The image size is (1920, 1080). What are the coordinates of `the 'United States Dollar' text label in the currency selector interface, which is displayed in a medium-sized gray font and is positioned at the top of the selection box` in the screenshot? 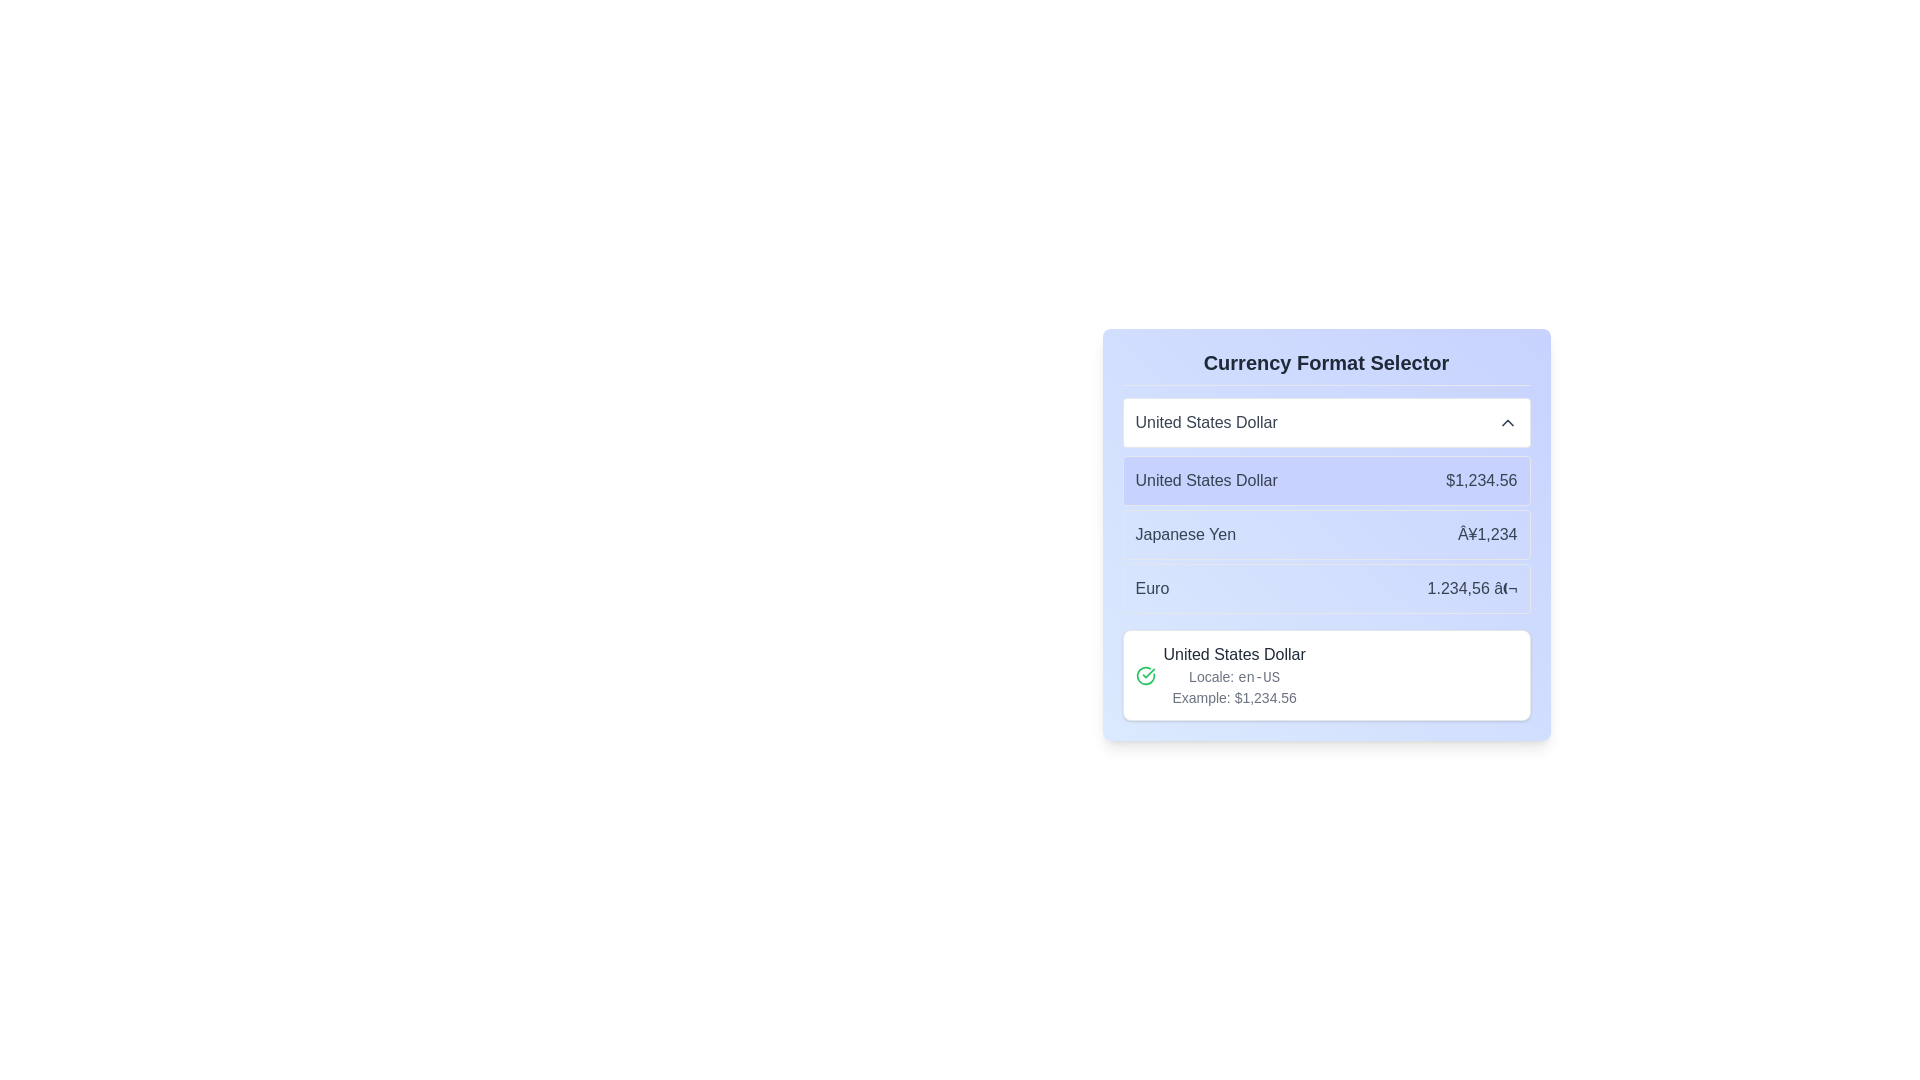 It's located at (1205, 422).